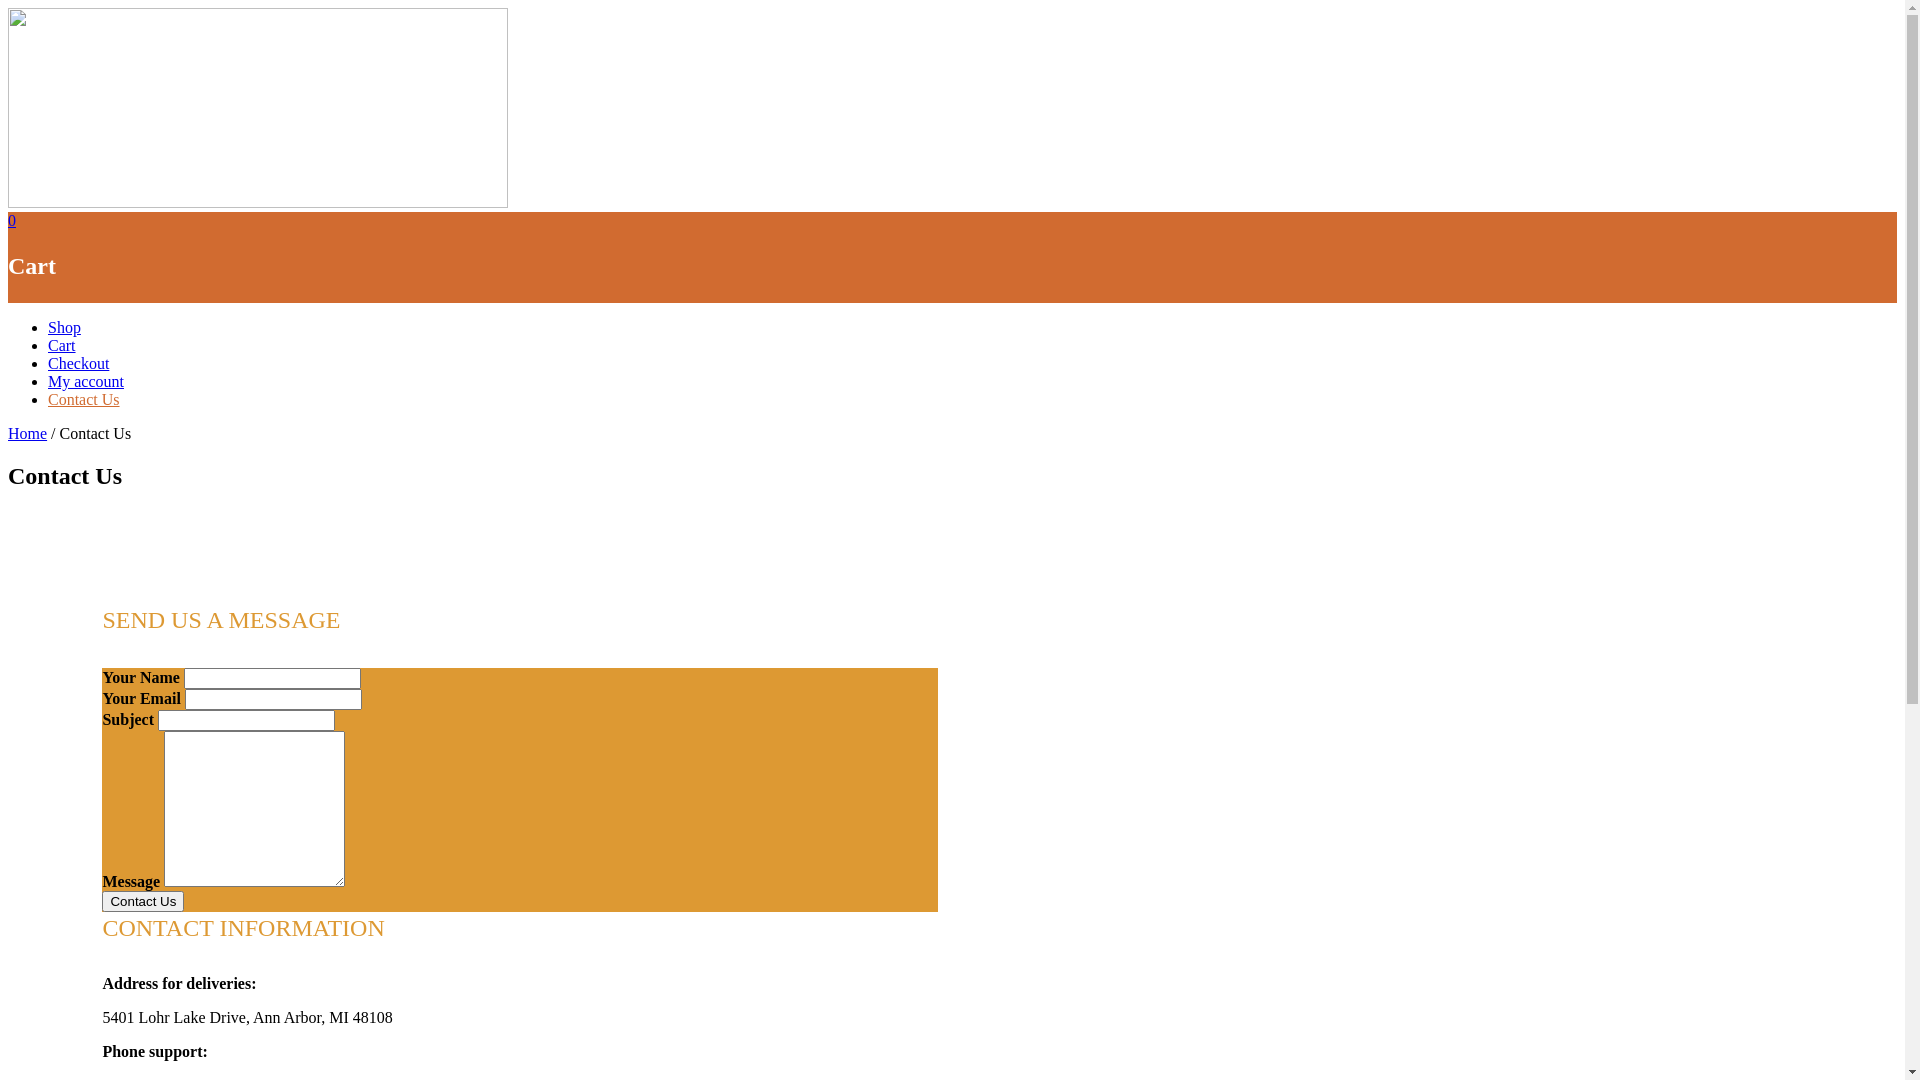  What do you see at coordinates (7, 7) in the screenshot?
I see `'Skip to content'` at bounding box center [7, 7].